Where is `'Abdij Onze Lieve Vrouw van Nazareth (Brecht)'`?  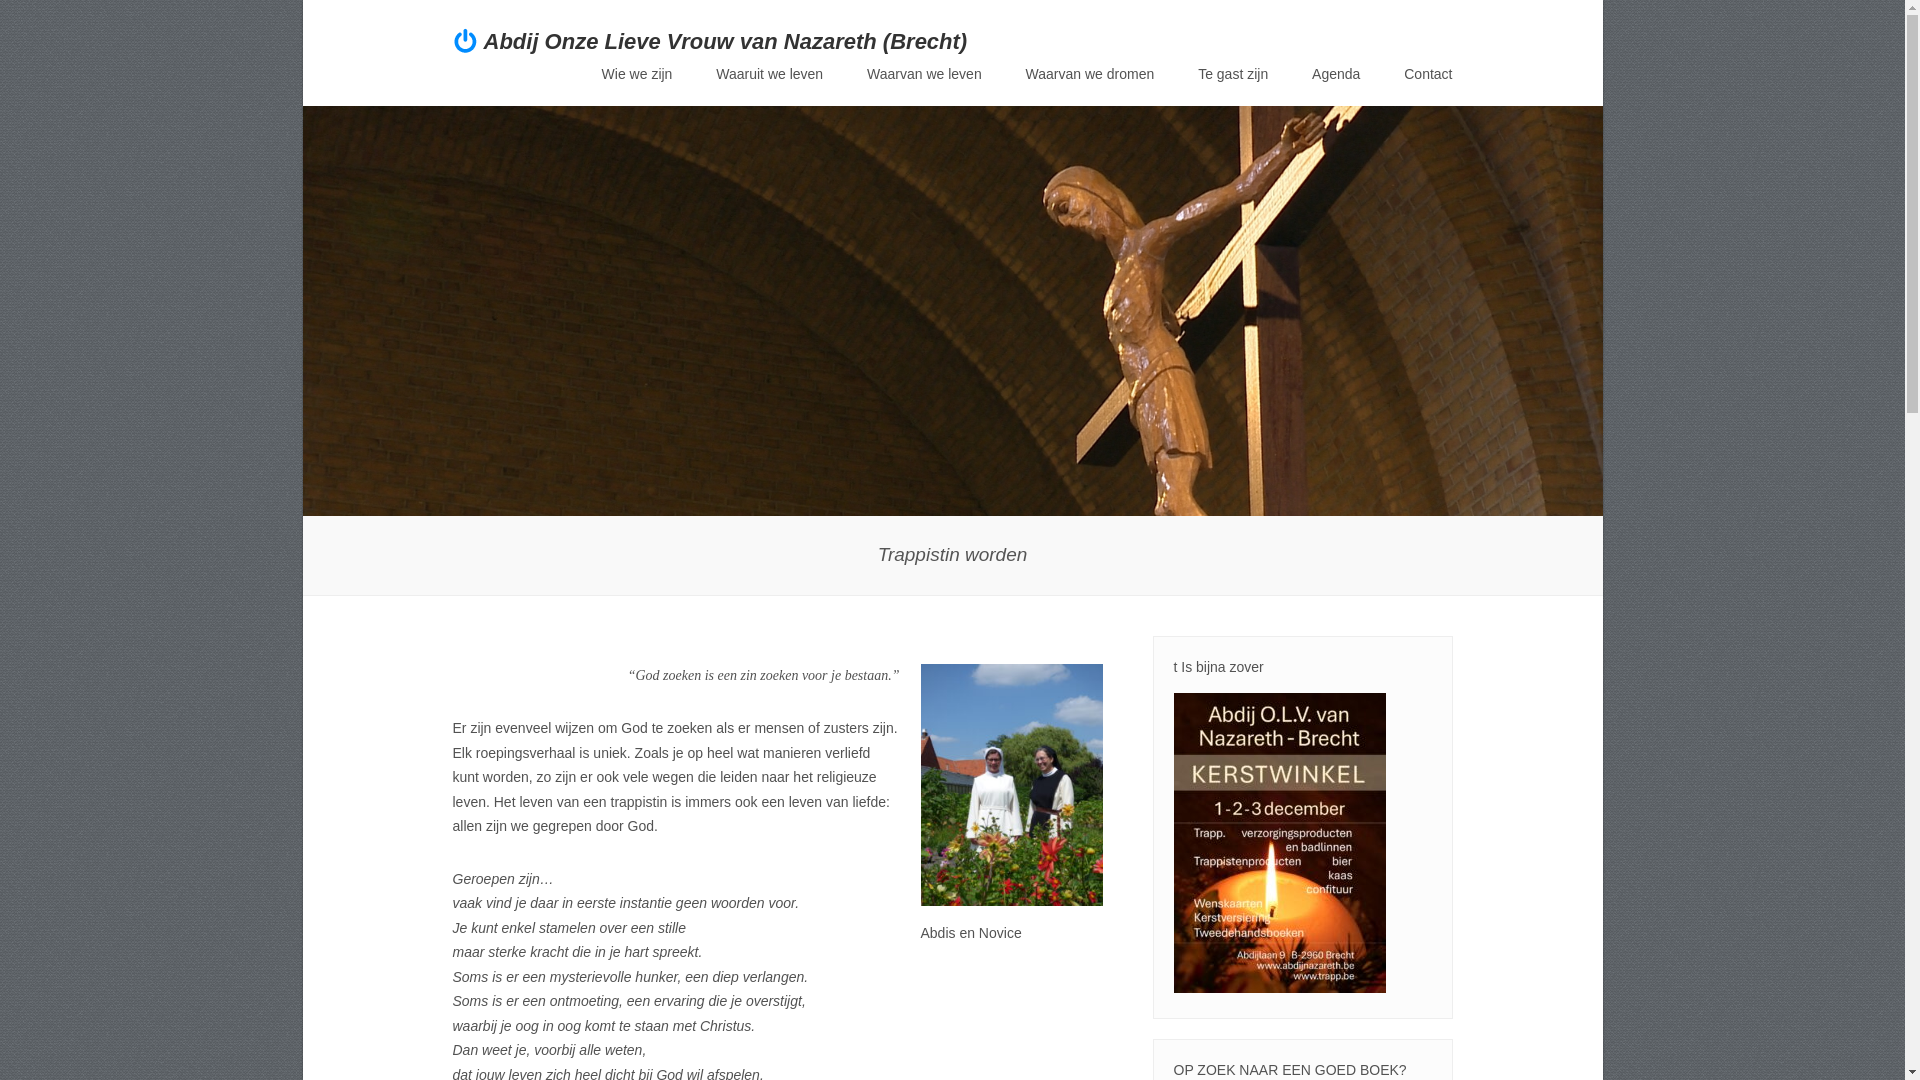 'Abdij Onze Lieve Vrouw van Nazareth (Brecht)' is located at coordinates (724, 41).